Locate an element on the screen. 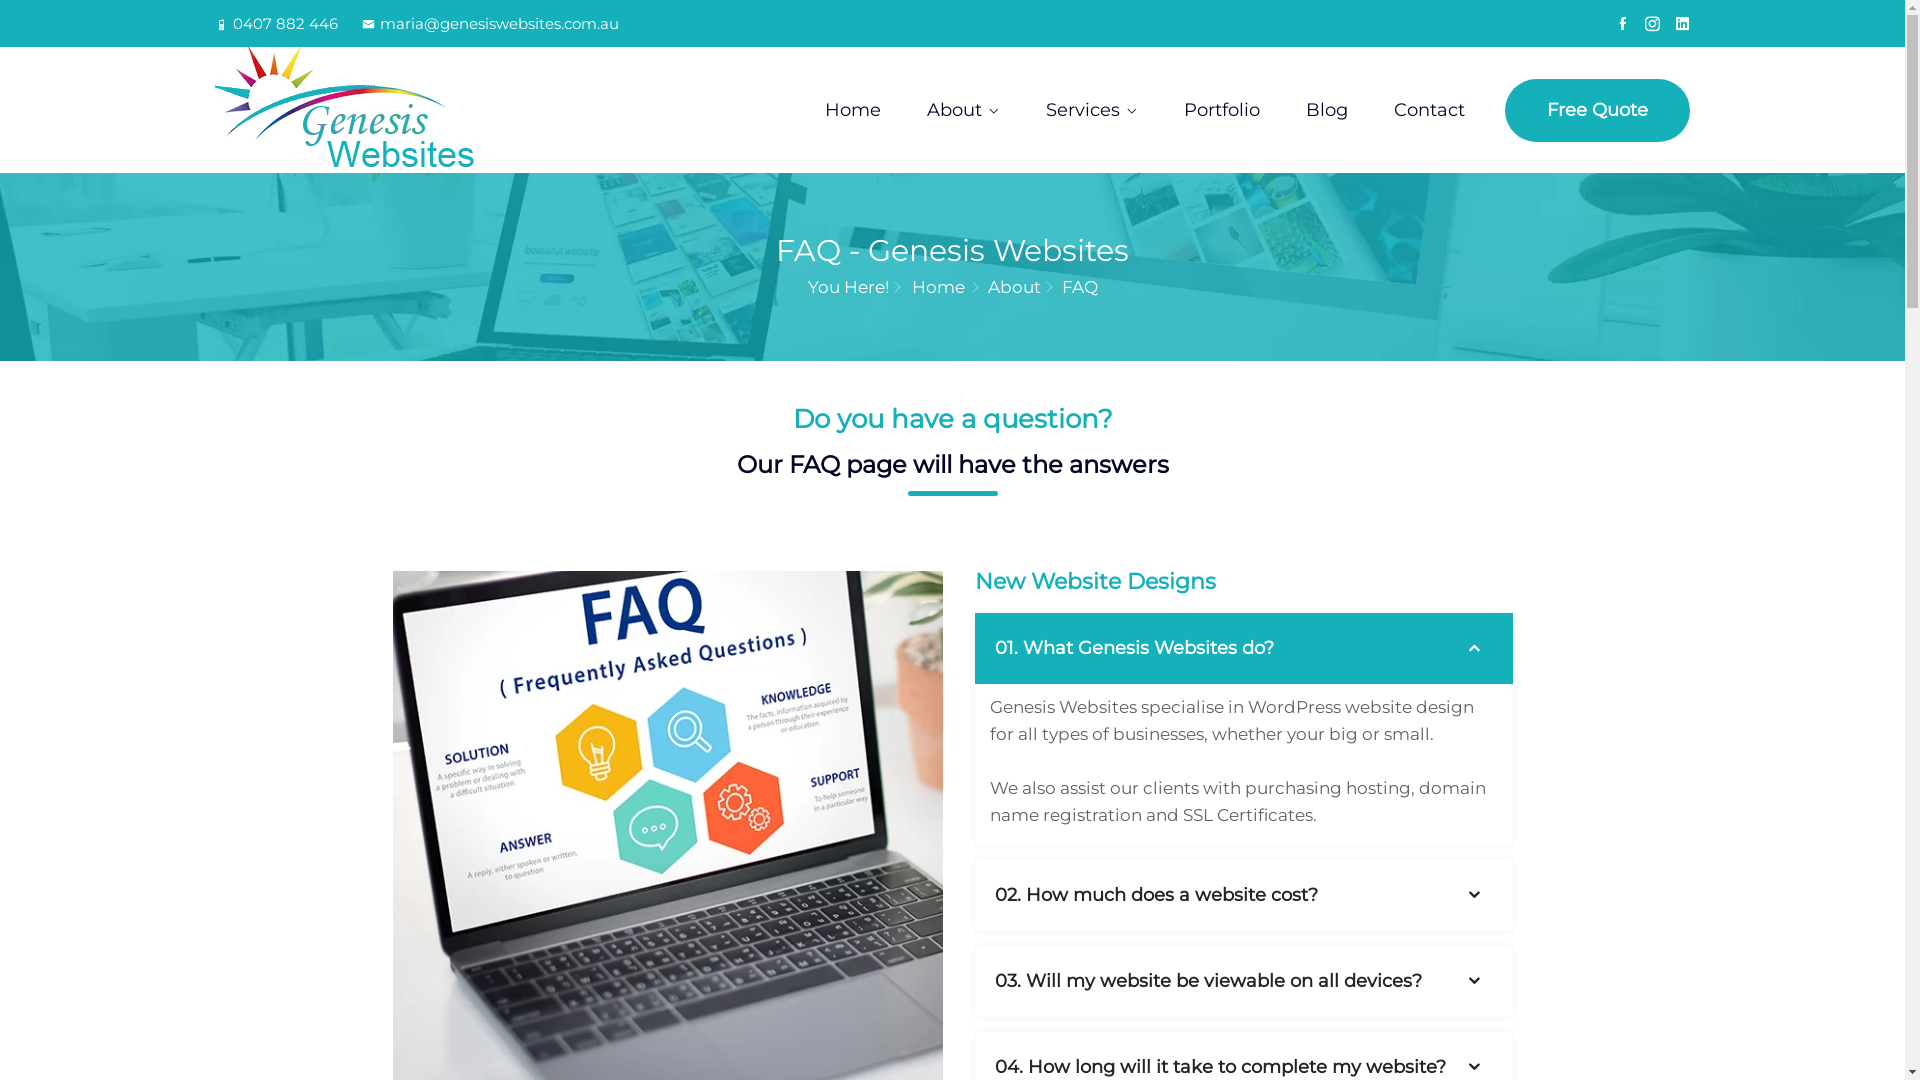  'Blog' is located at coordinates (1326, 110).